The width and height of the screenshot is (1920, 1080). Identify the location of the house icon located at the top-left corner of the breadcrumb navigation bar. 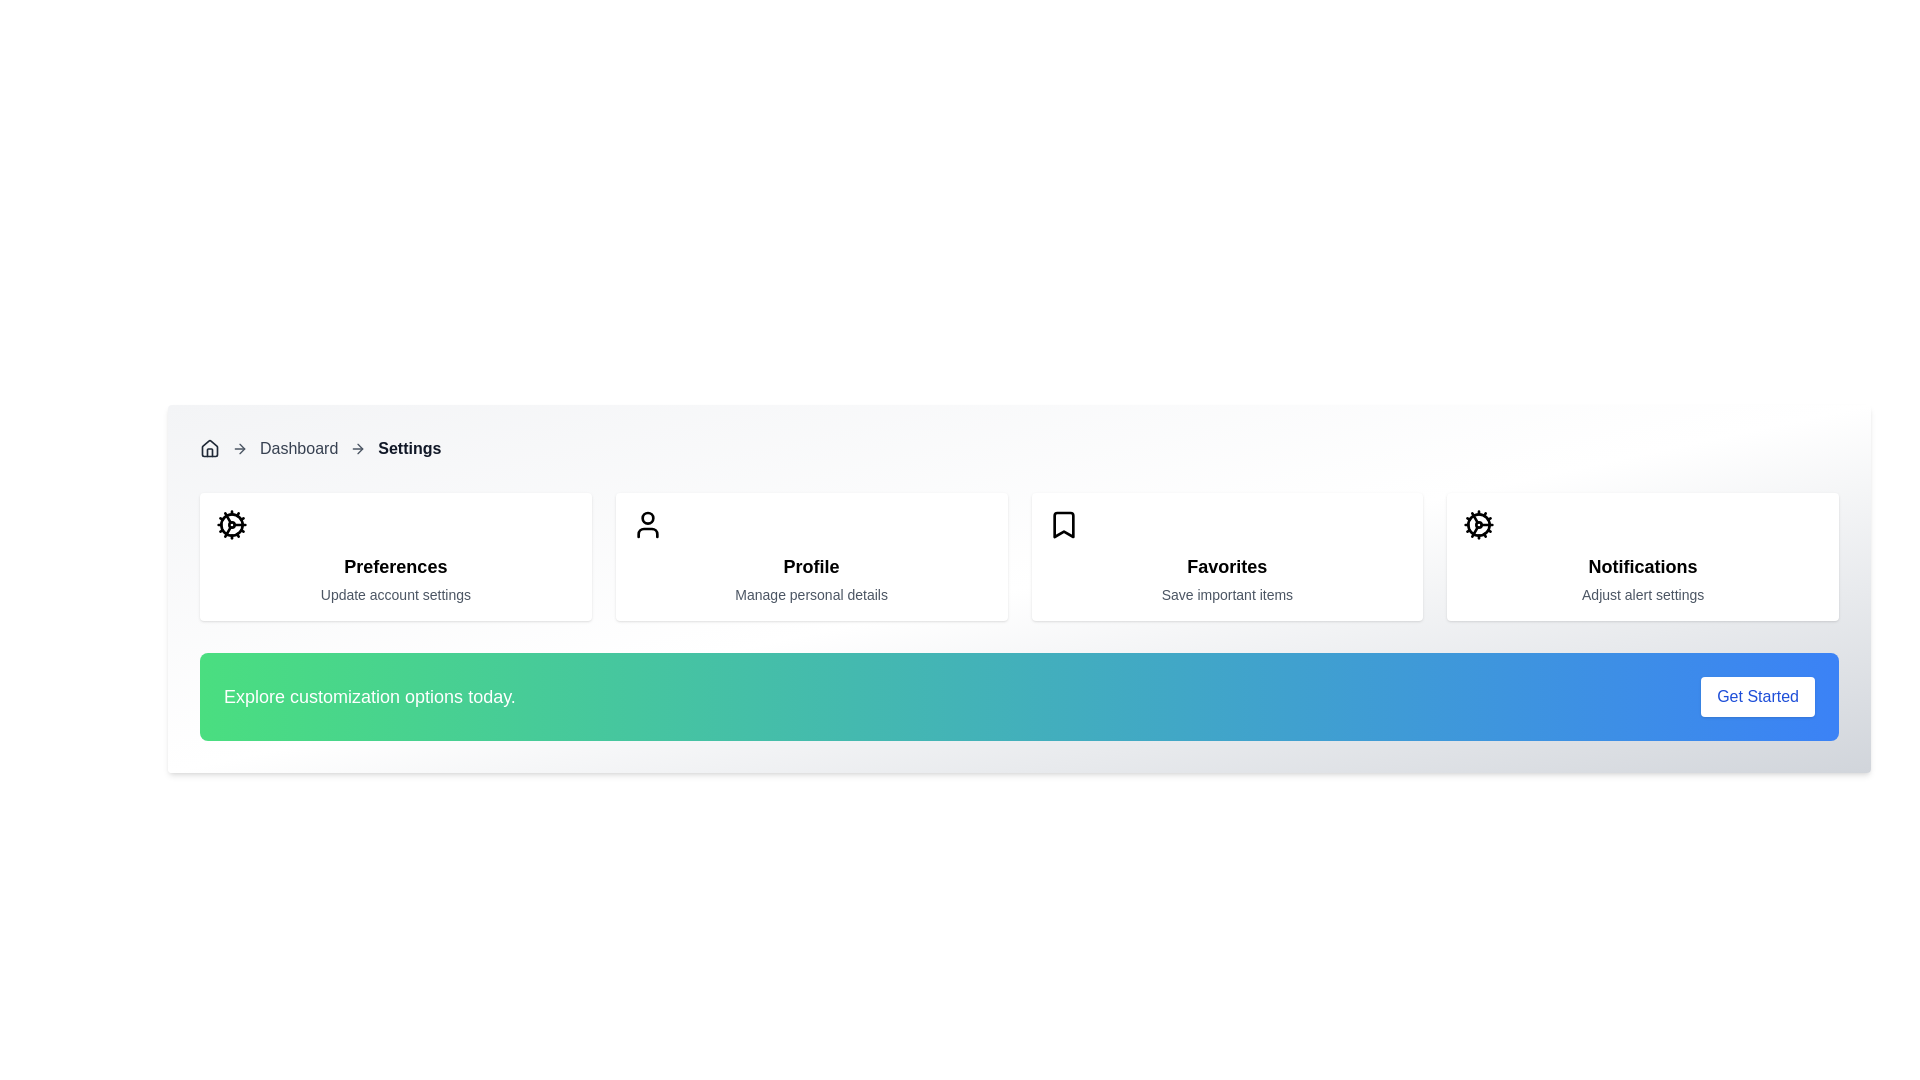
(210, 446).